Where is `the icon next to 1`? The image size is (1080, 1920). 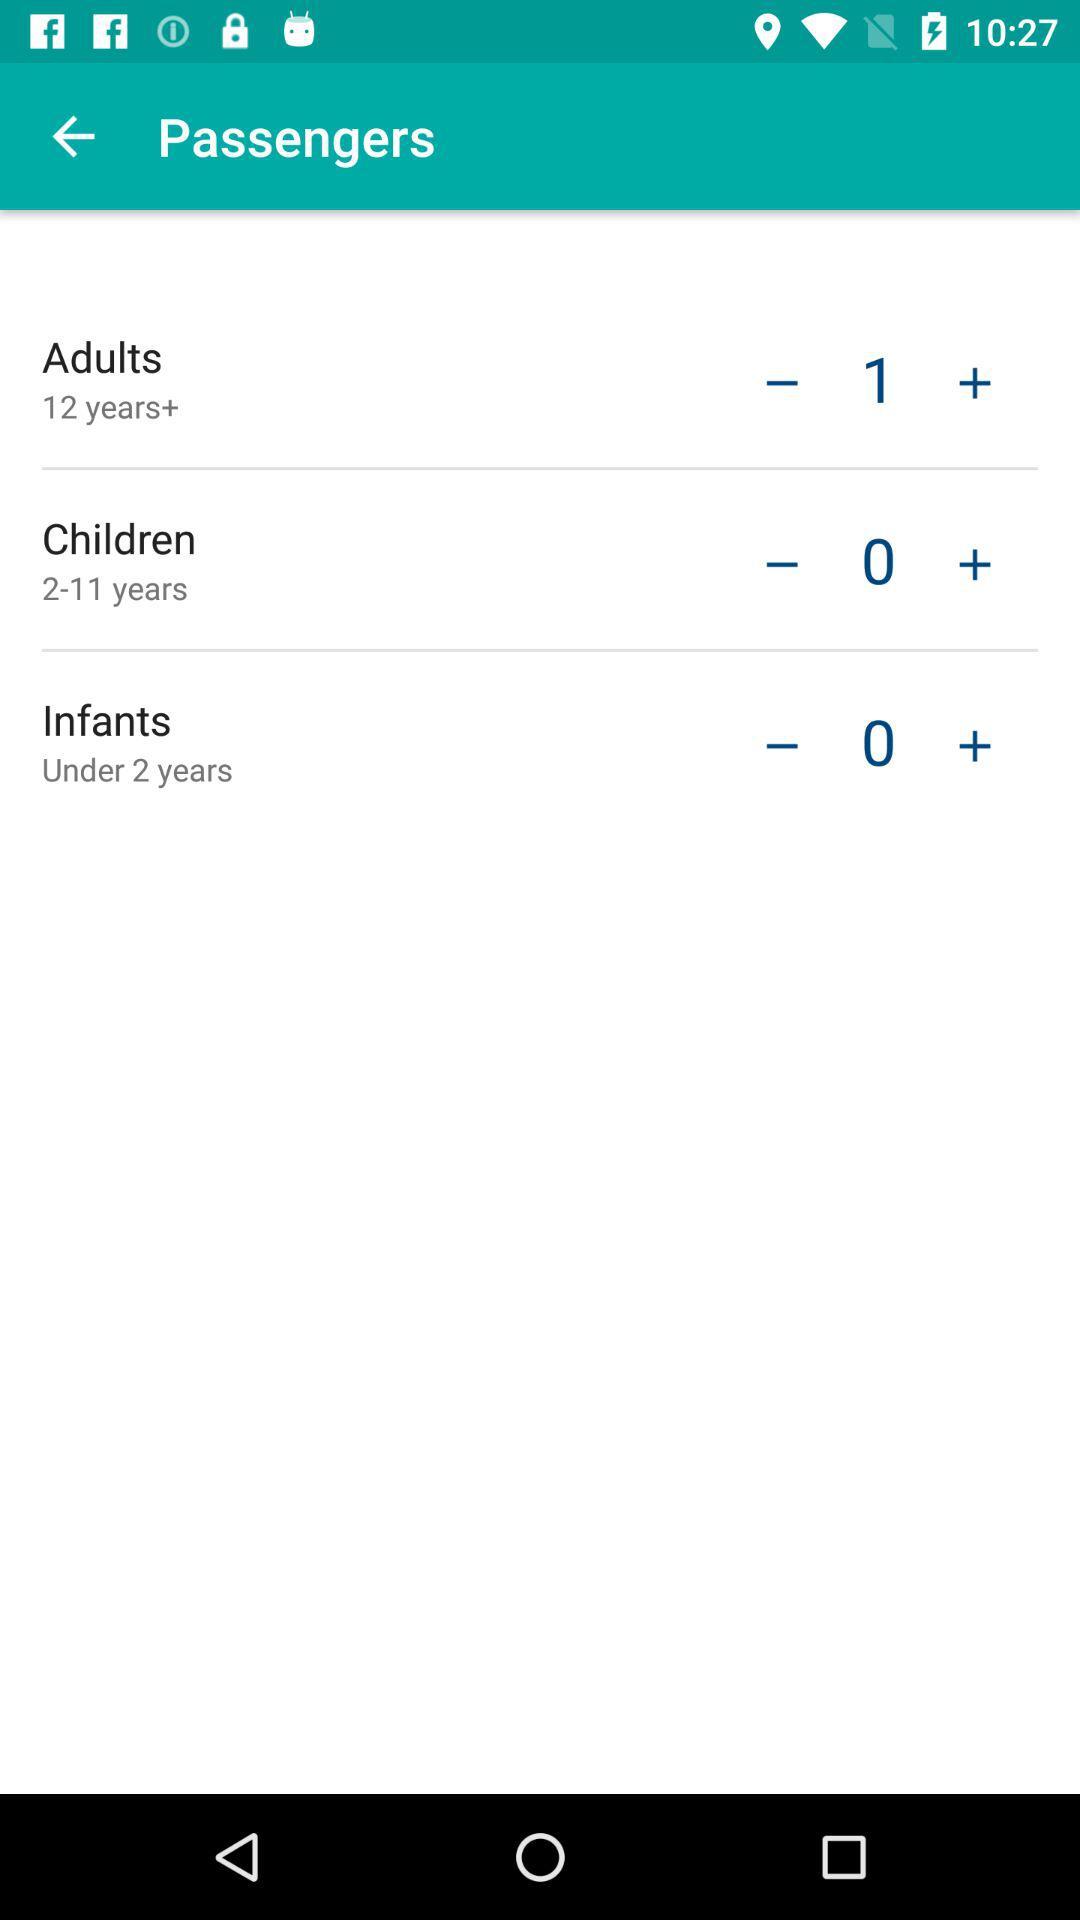
the icon next to 1 is located at coordinates (781, 380).